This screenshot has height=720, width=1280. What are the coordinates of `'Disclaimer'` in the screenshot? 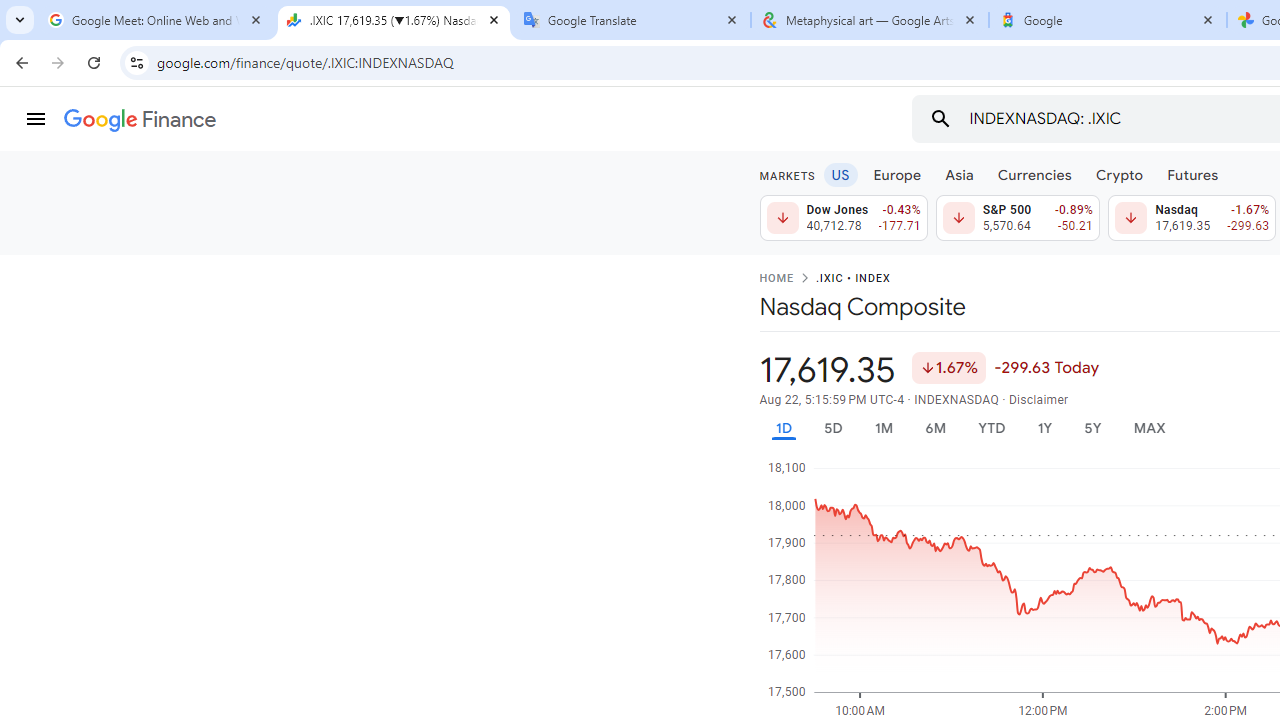 It's located at (1038, 399).